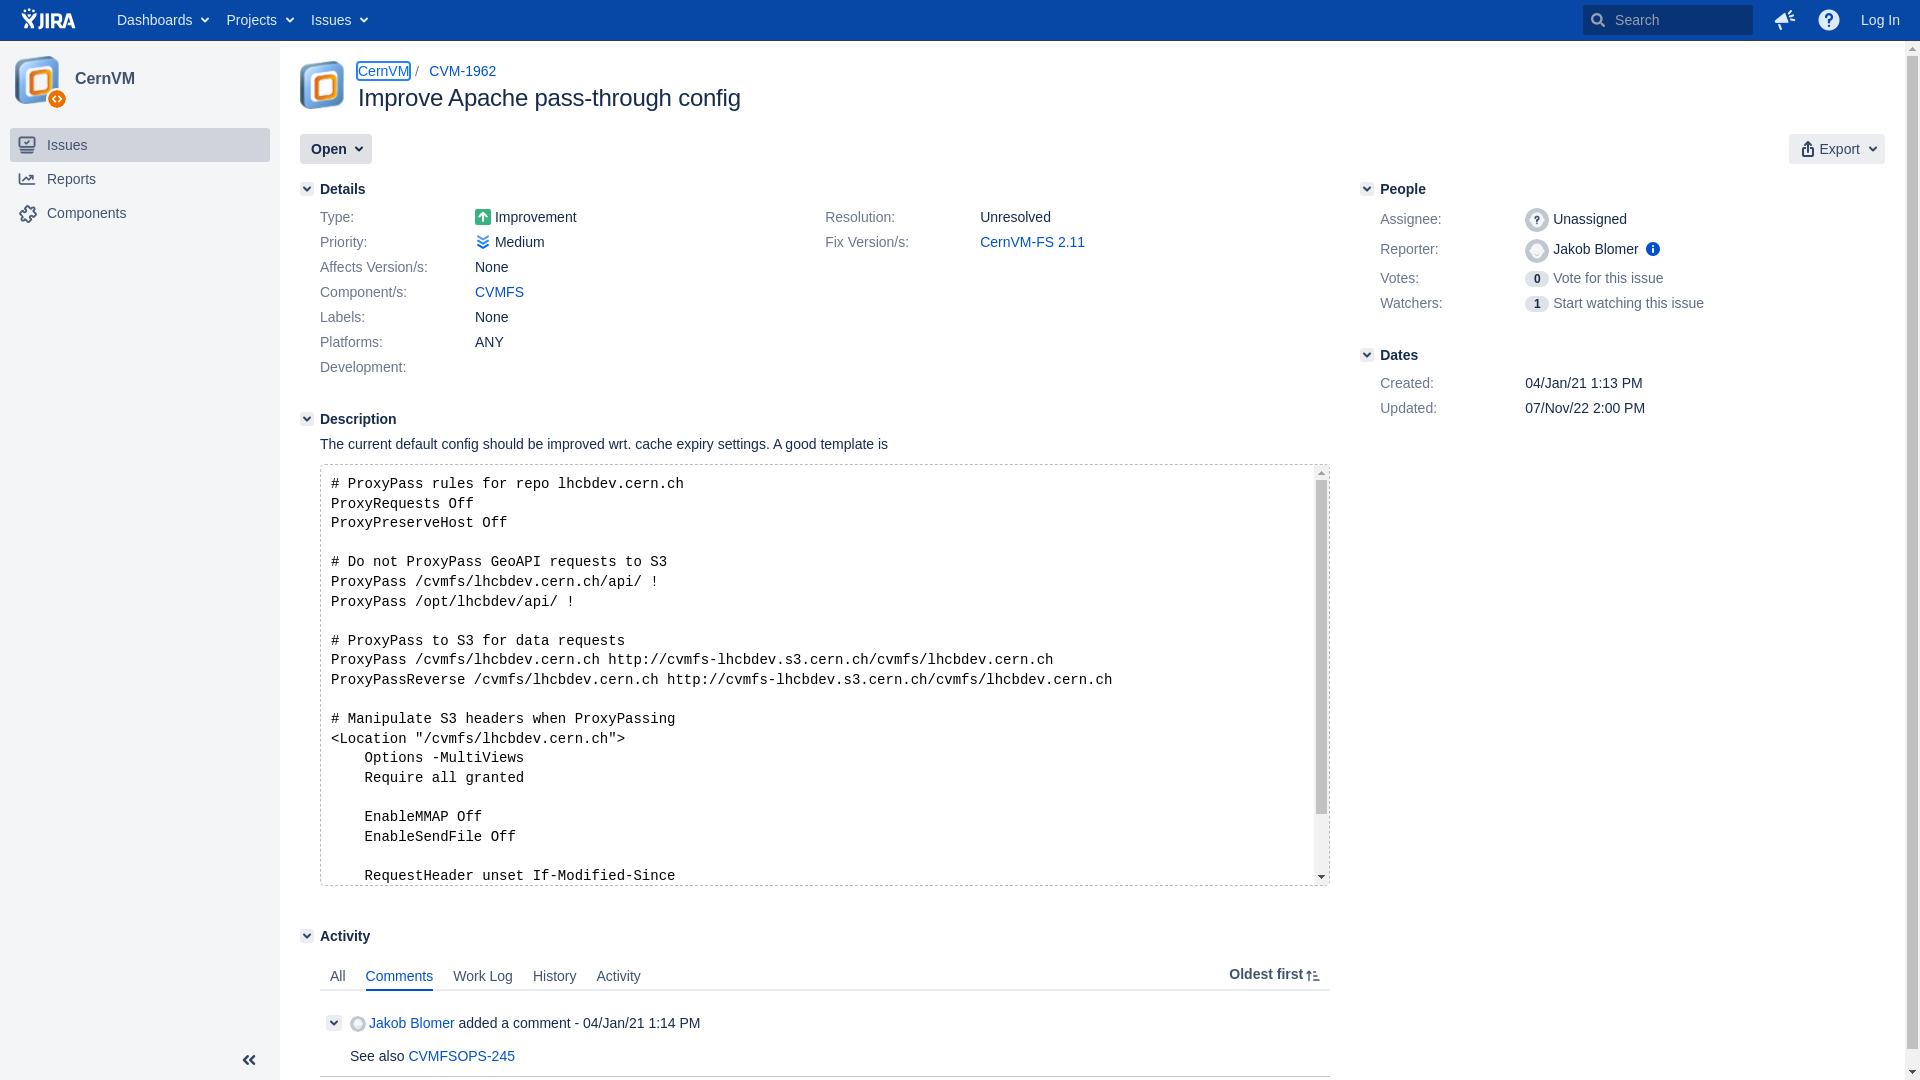  Describe the element at coordinates (474, 292) in the screenshot. I see `'CVMFS'` at that location.